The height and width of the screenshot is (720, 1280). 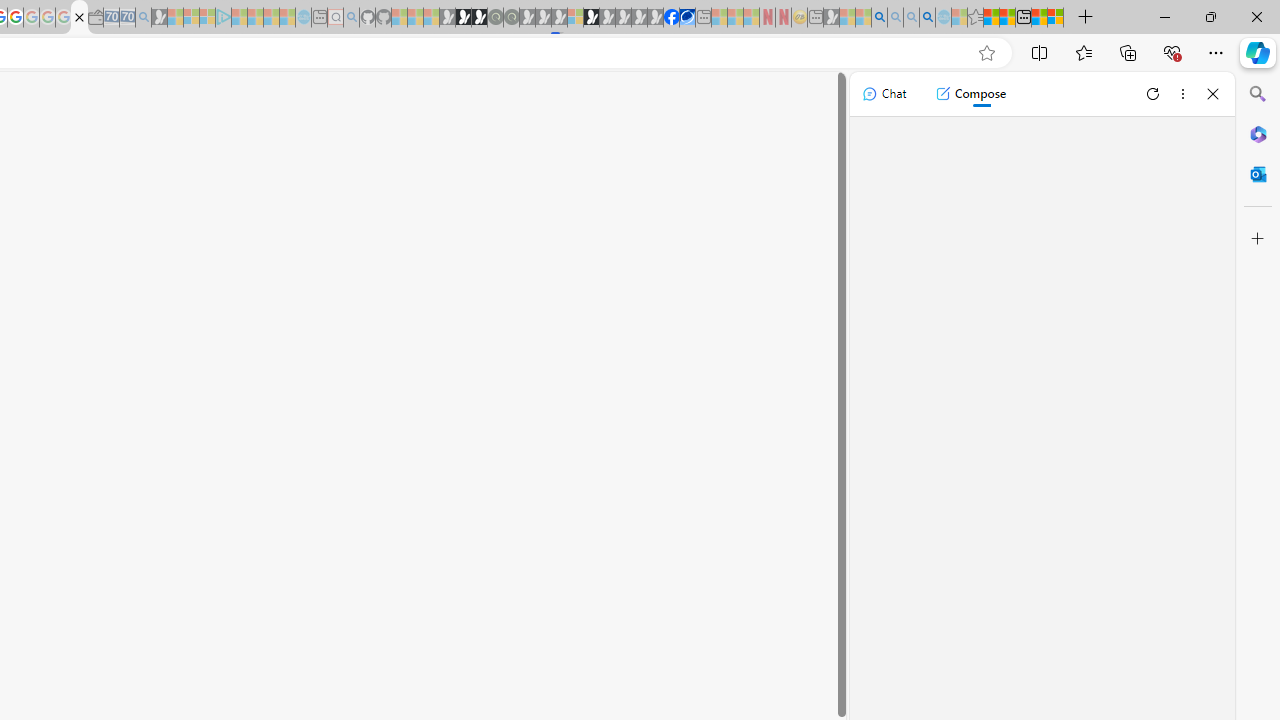 I want to click on 'Microsoft Start Gaming - Sleeping', so click(x=160, y=17).